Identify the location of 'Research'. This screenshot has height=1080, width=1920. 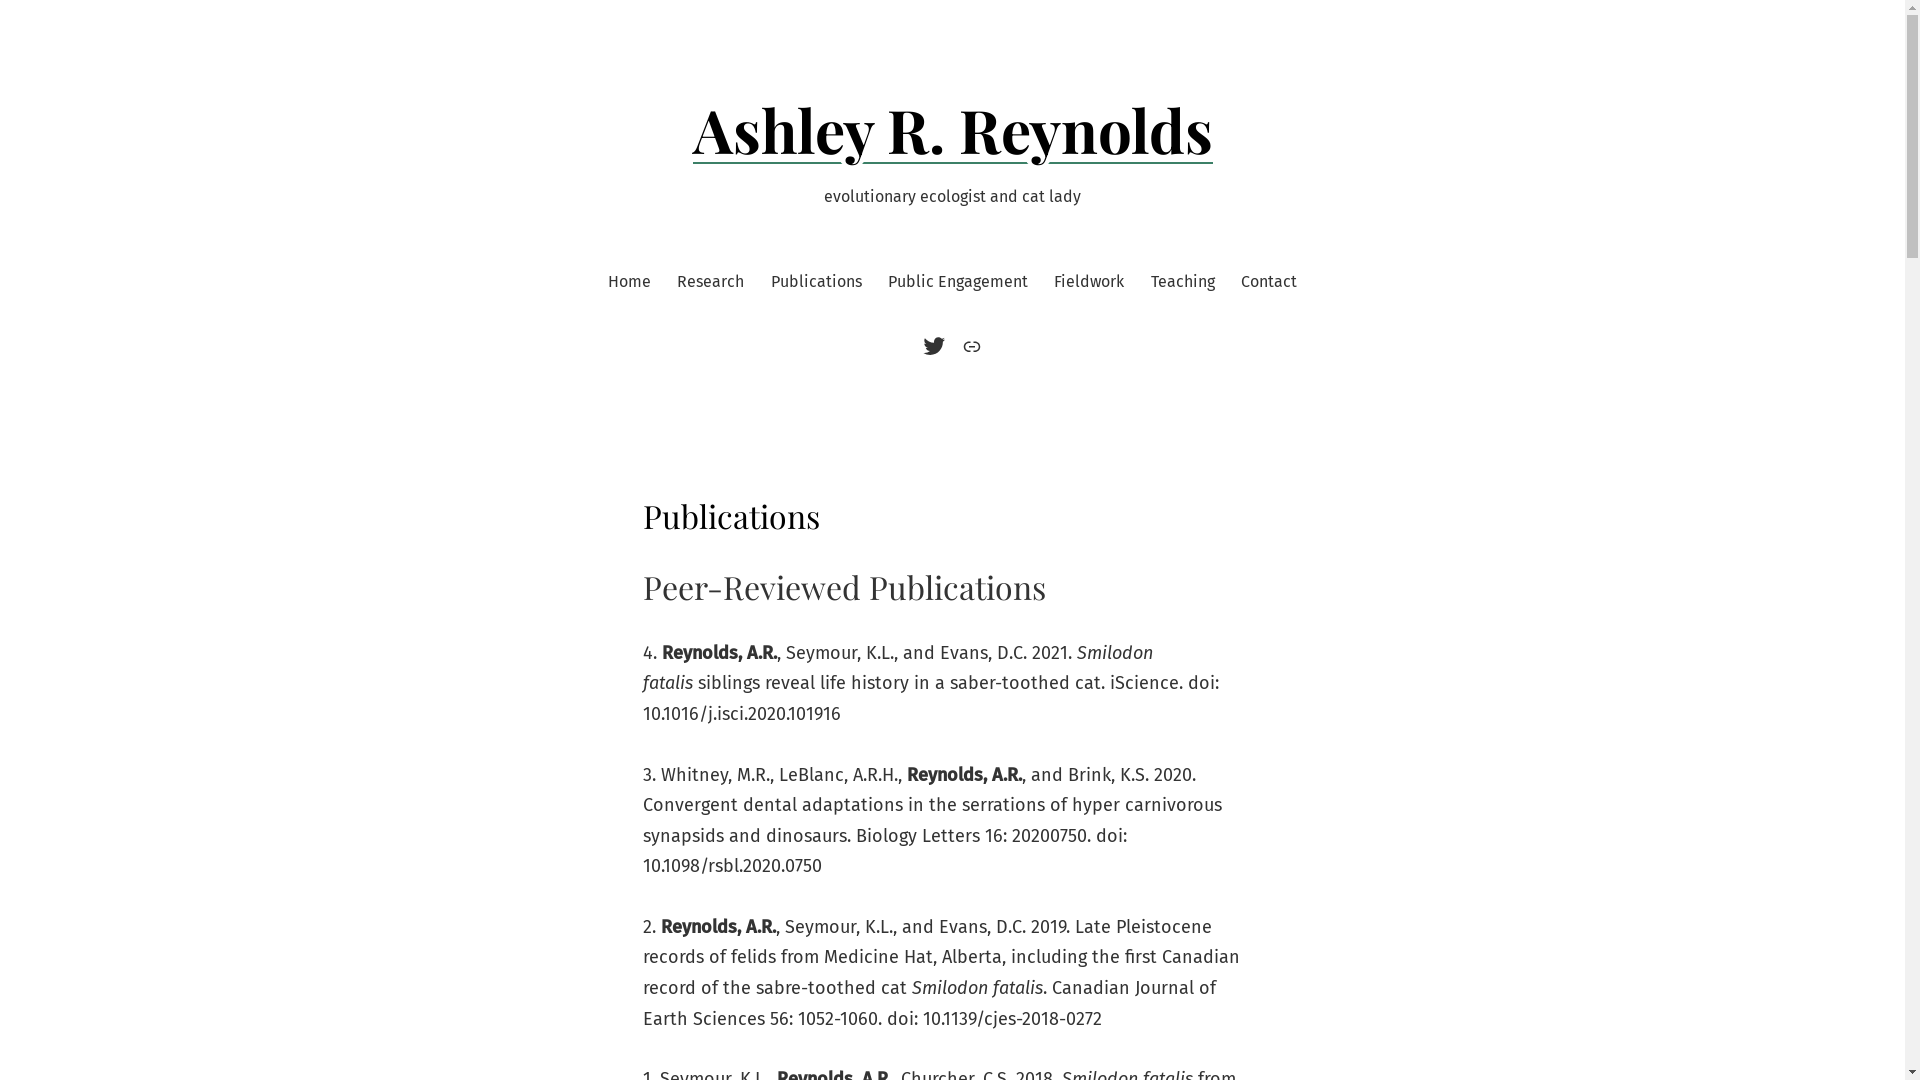
(710, 281).